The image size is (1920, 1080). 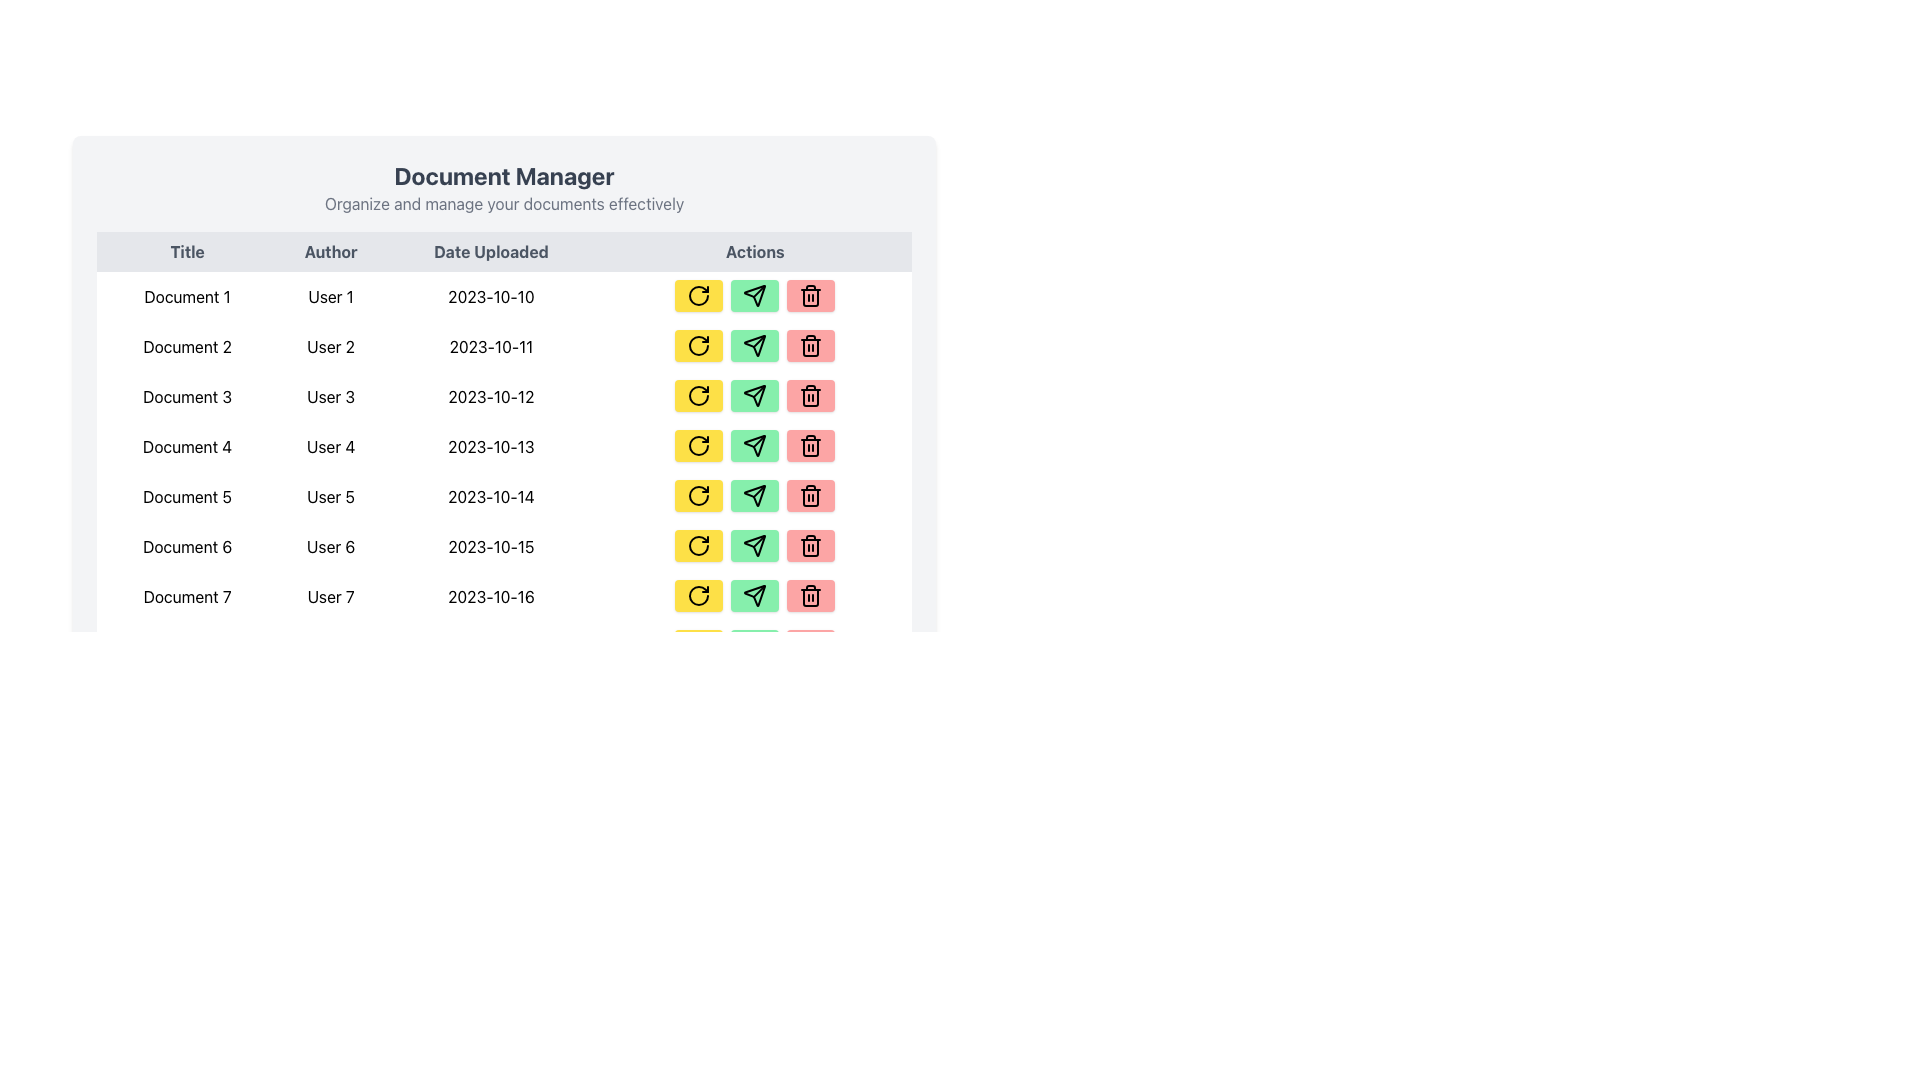 What do you see at coordinates (504, 547) in the screenshot?
I see `the 6th row of the tabular layout` at bounding box center [504, 547].